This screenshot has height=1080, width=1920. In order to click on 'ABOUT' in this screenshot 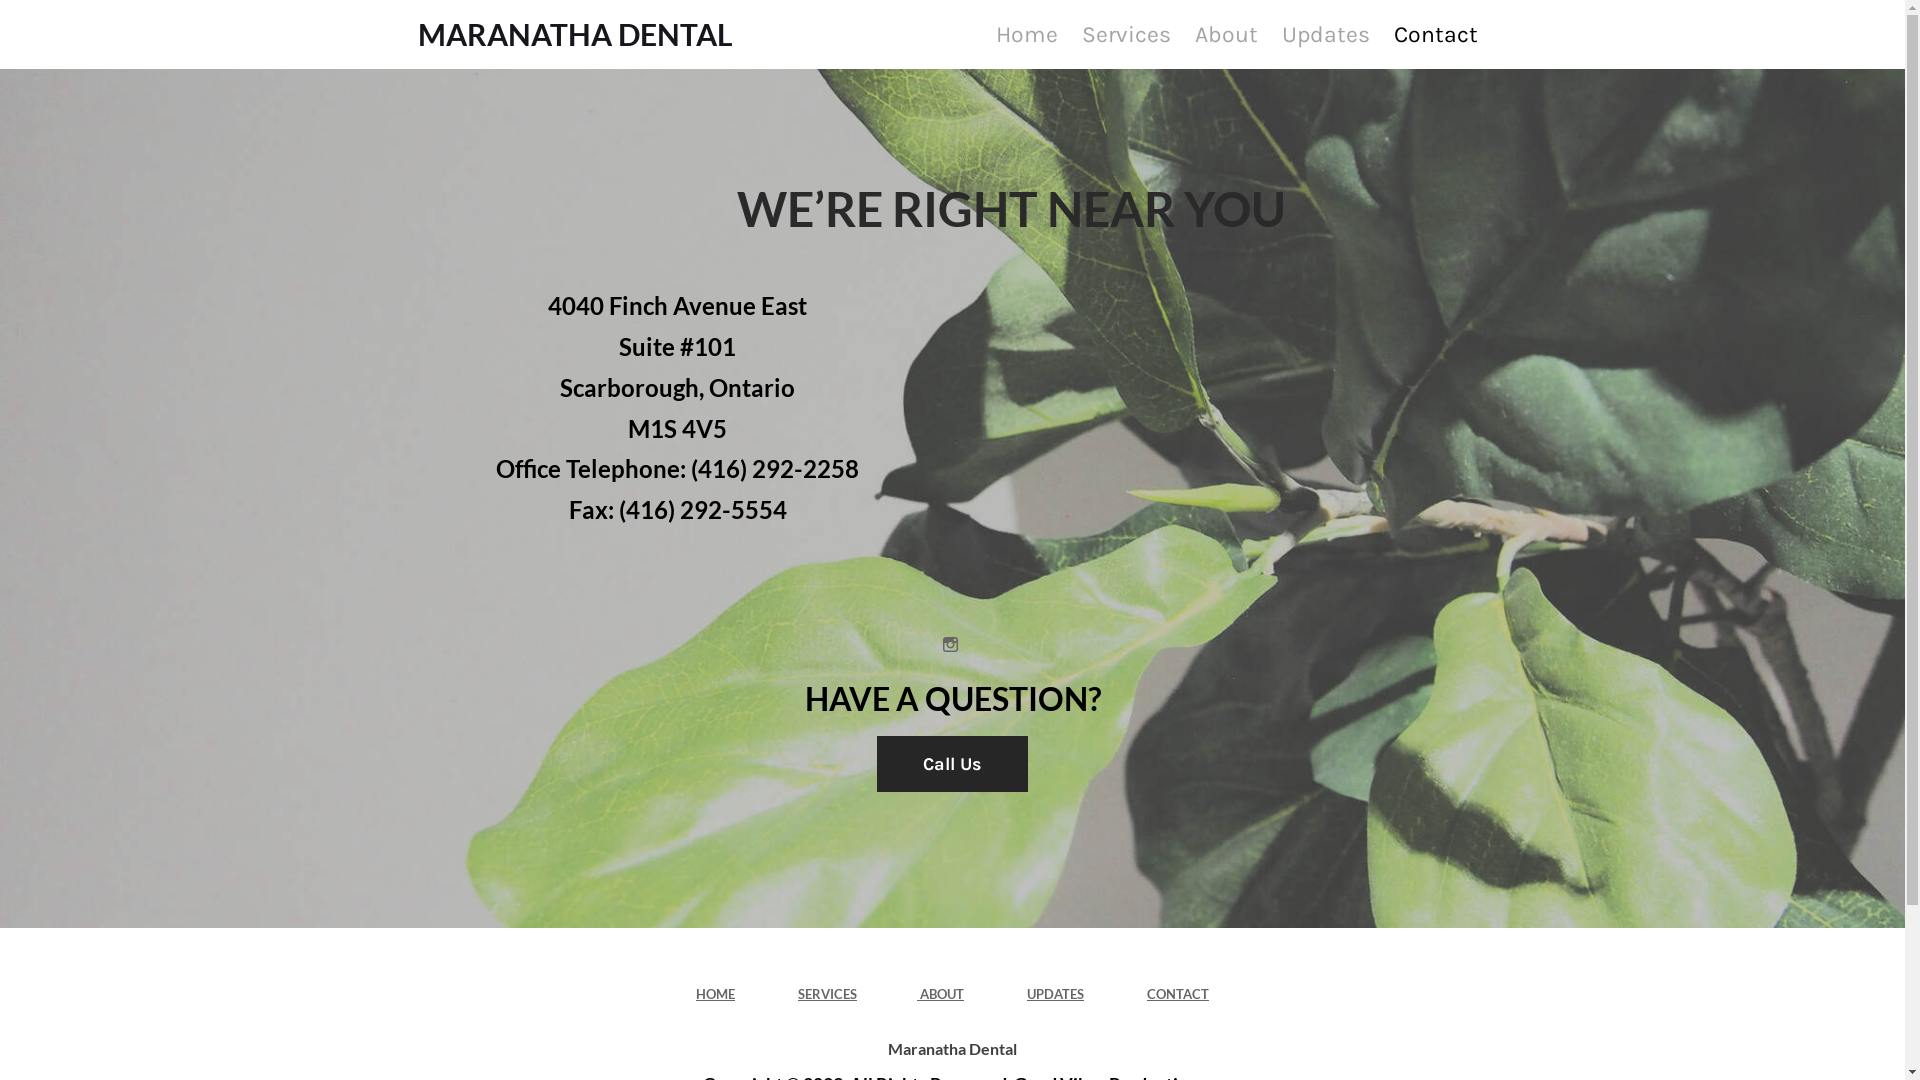, I will do `click(915, 994)`.